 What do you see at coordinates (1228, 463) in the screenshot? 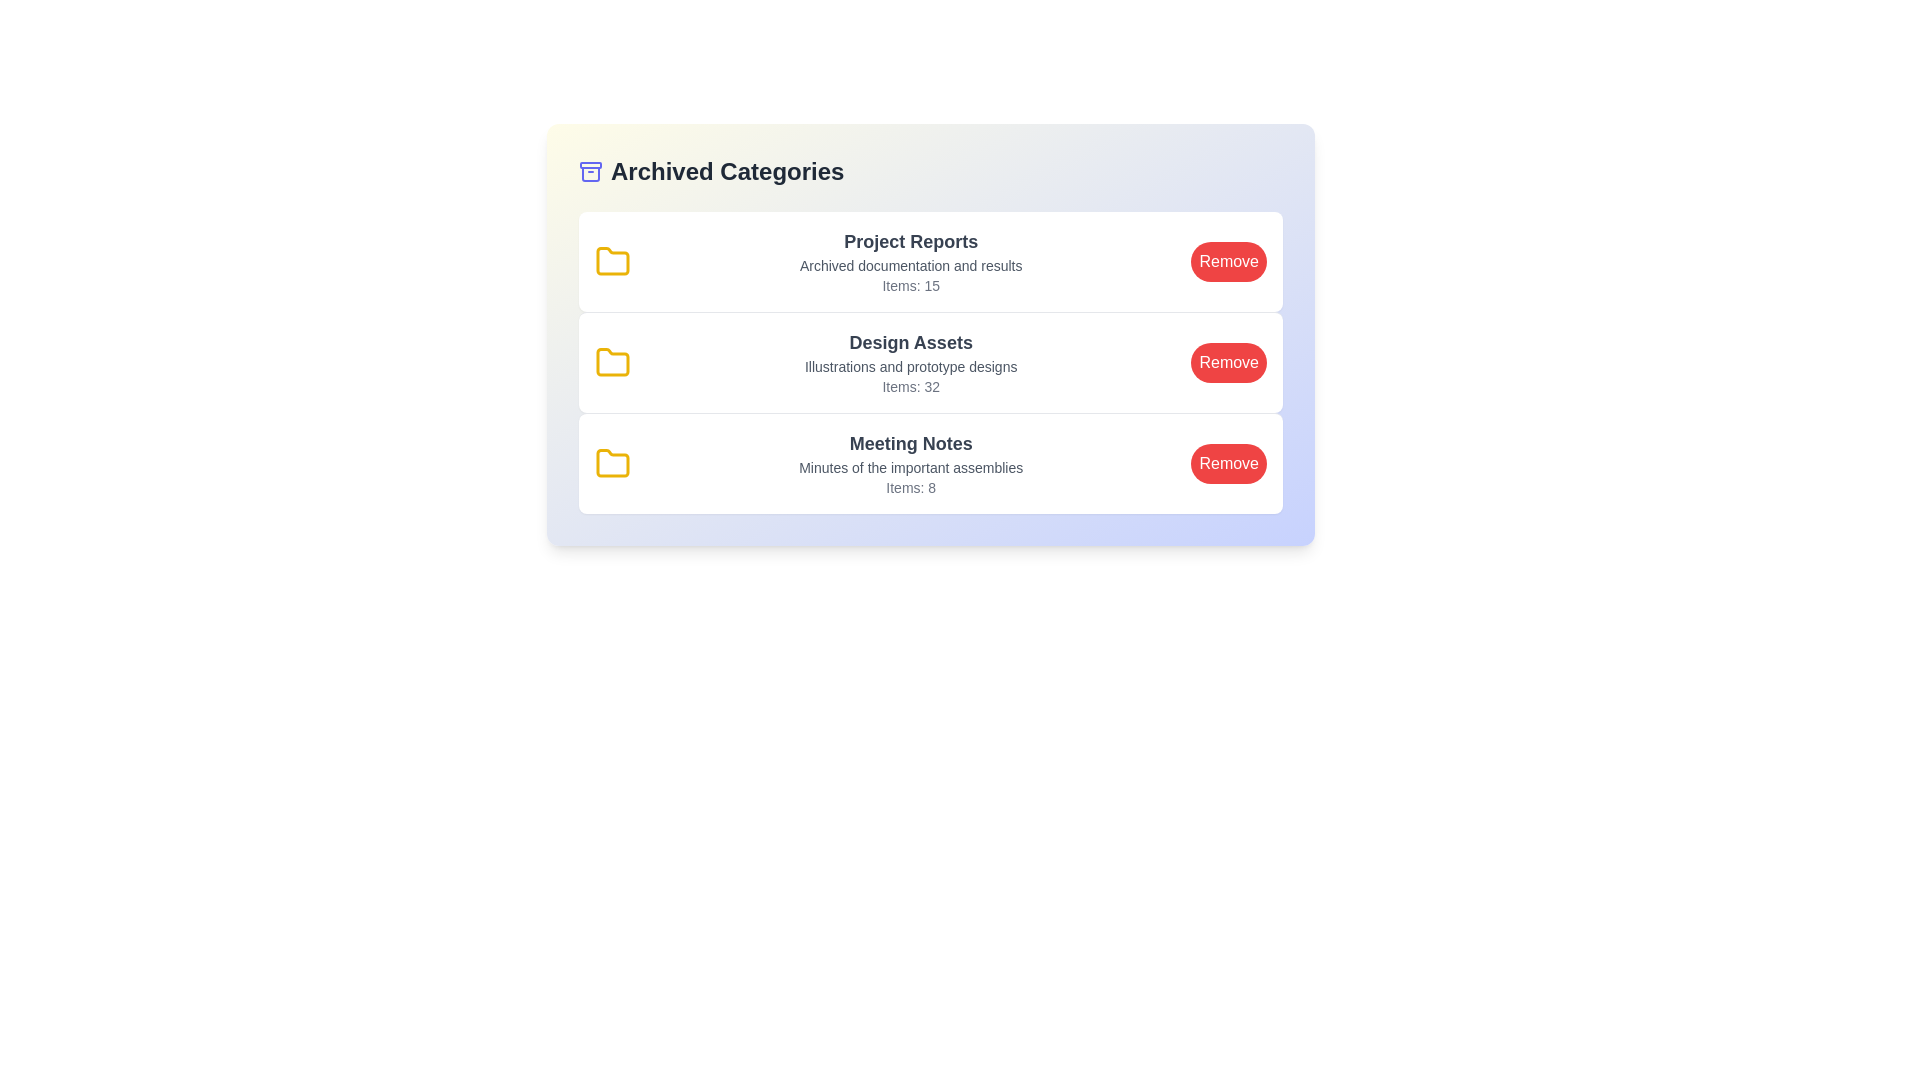
I see `'Remove' button for the category Meeting Notes` at bounding box center [1228, 463].